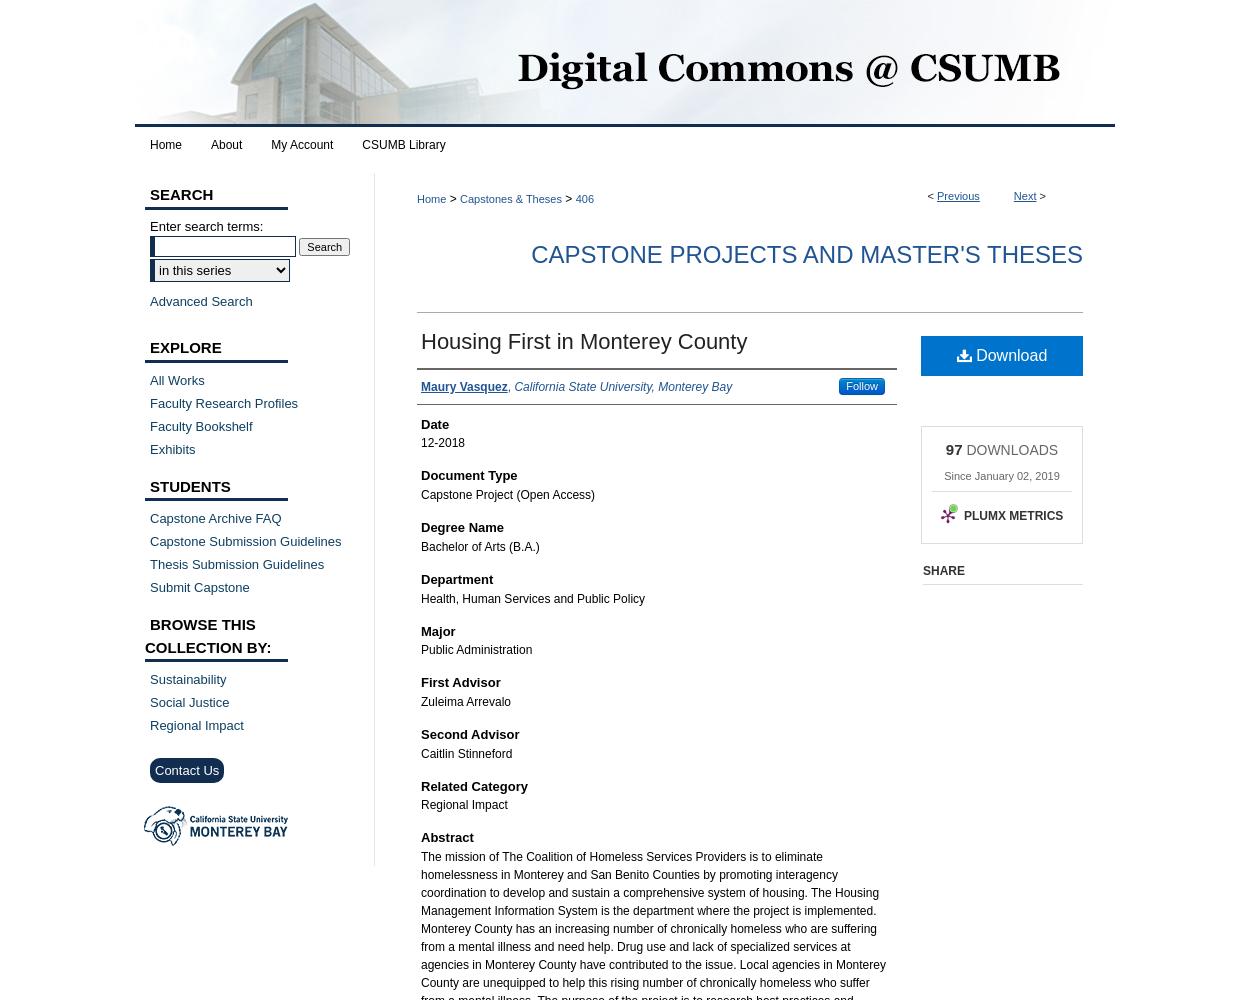 The height and width of the screenshot is (1000, 1250). I want to click on 'Faculty Research Profiles', so click(150, 402).